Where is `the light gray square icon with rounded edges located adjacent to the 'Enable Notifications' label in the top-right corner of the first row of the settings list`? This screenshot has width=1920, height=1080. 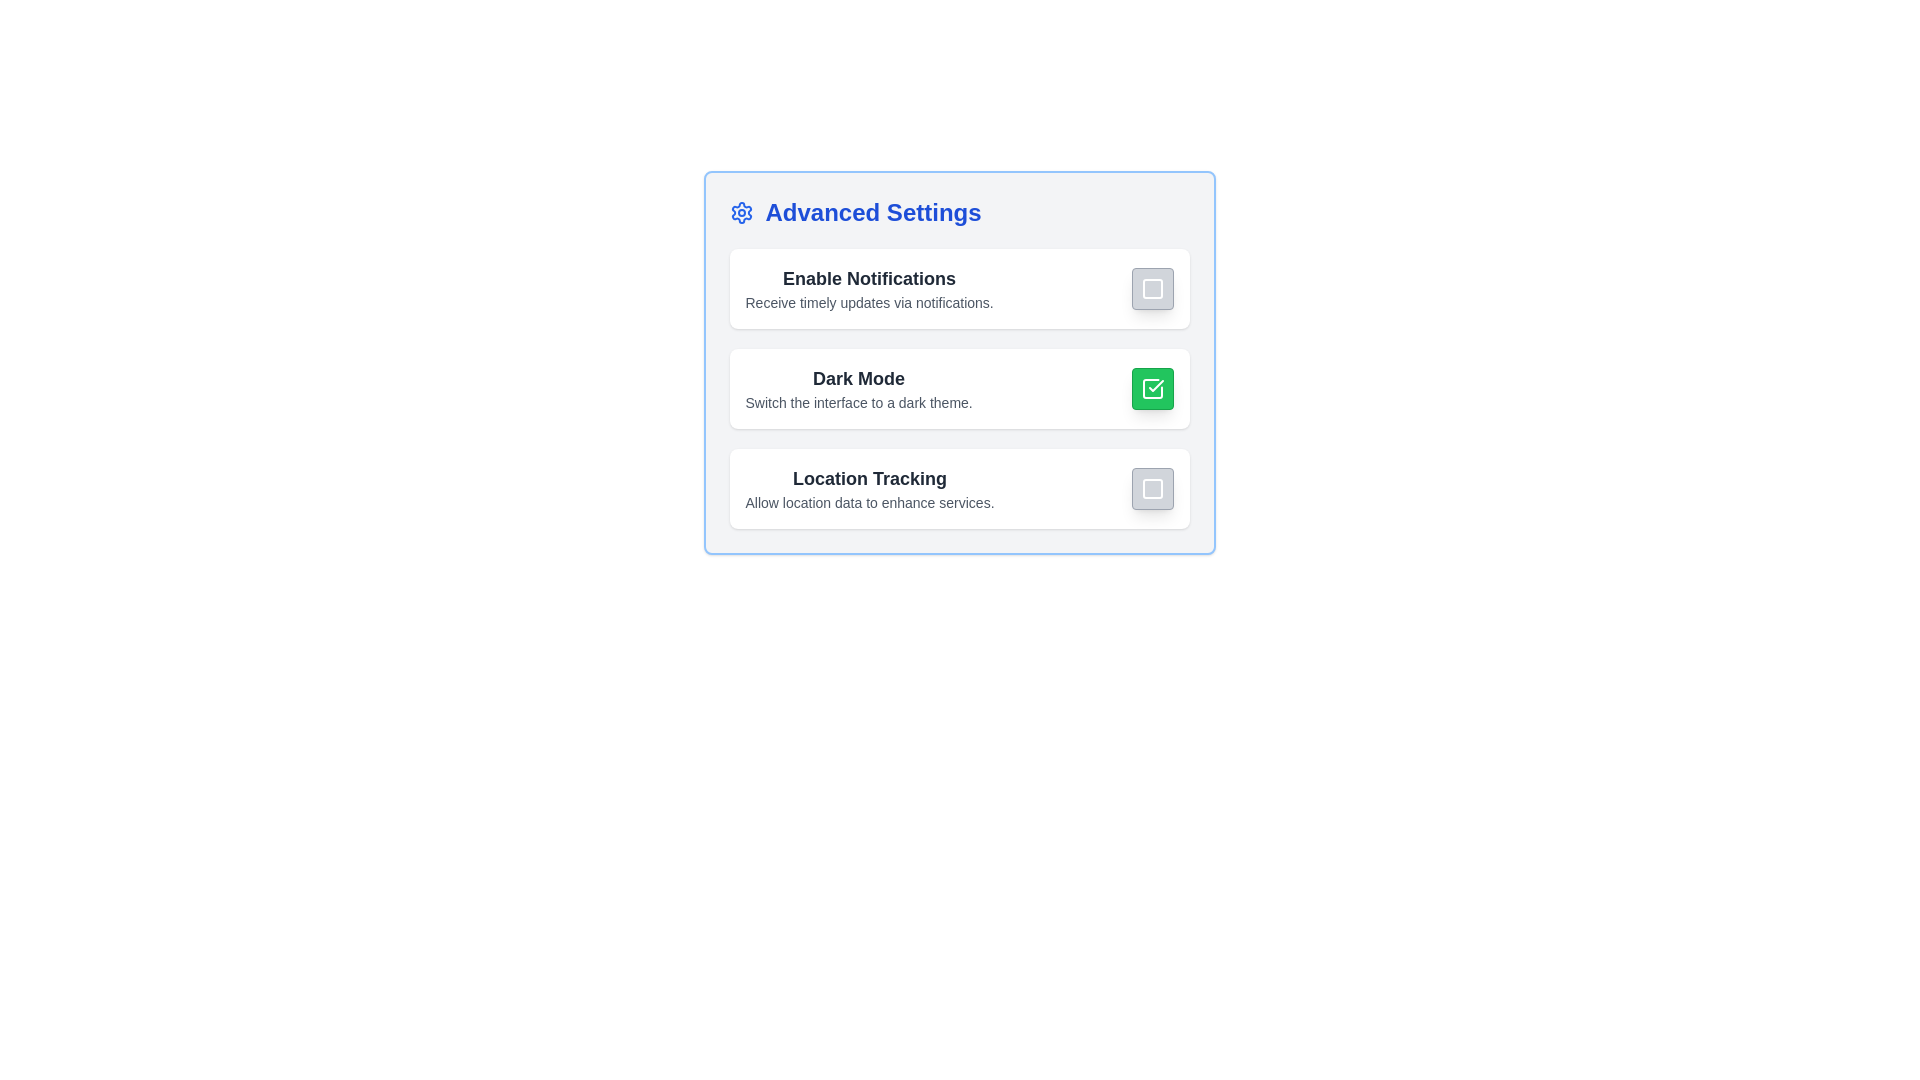
the light gray square icon with rounded edges located adjacent to the 'Enable Notifications' label in the top-right corner of the first row of the settings list is located at coordinates (1152, 289).